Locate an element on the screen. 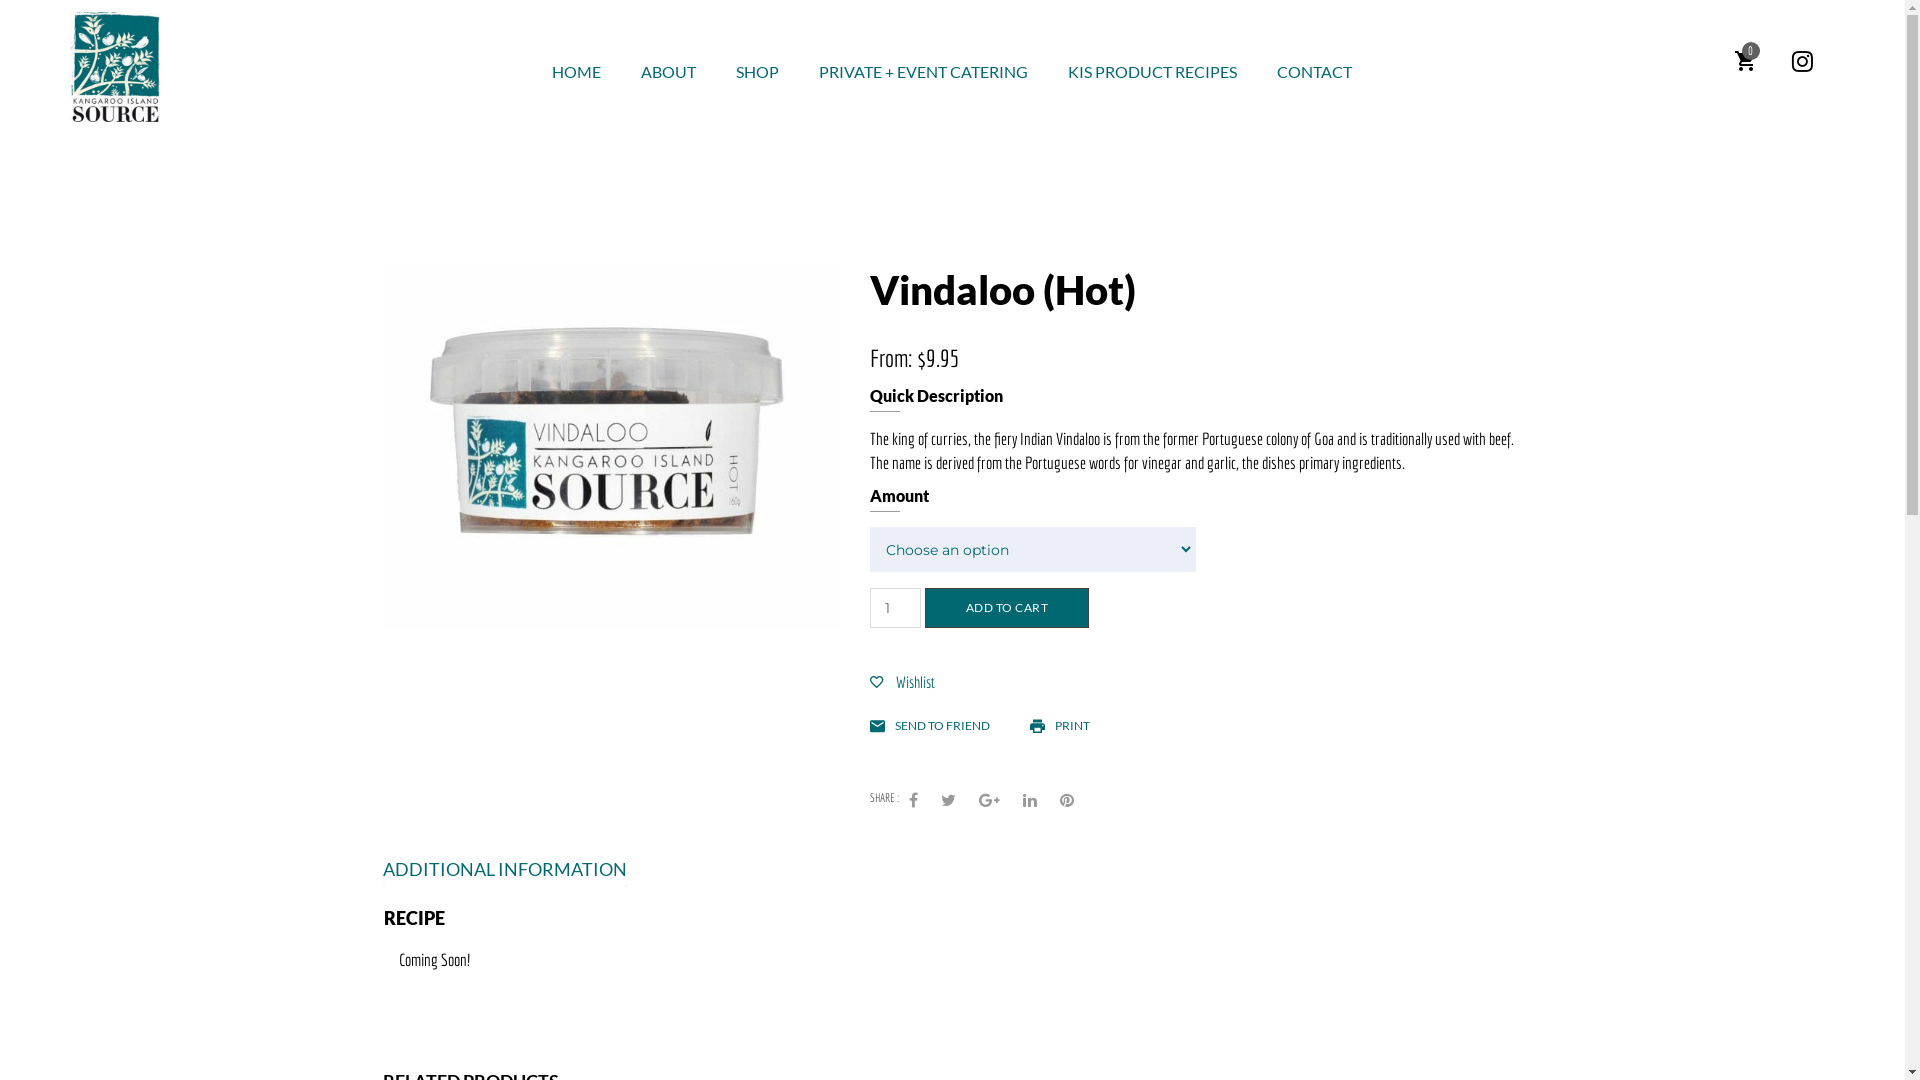 The width and height of the screenshot is (1920, 1080). 'Qty' is located at coordinates (894, 607).